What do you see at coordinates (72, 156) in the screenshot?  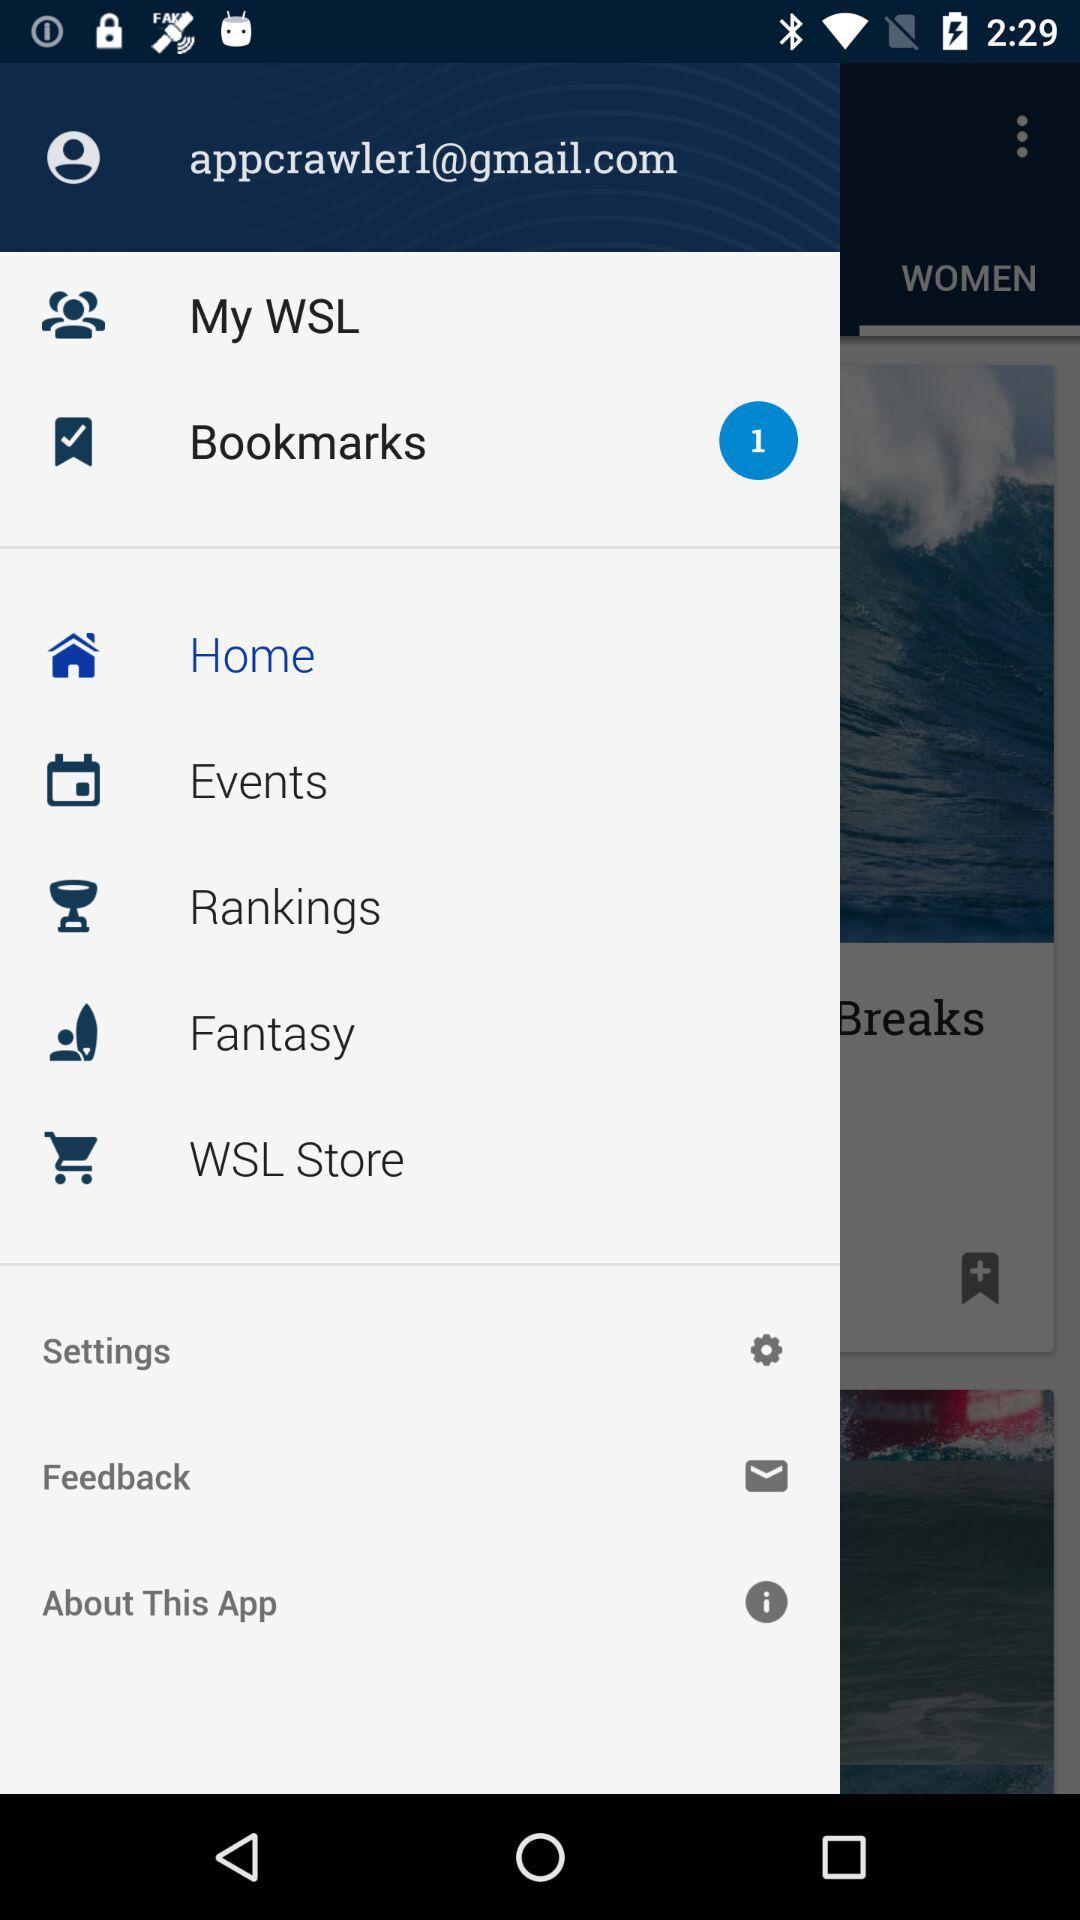 I see `the profile icon which is on the top left corner` at bounding box center [72, 156].